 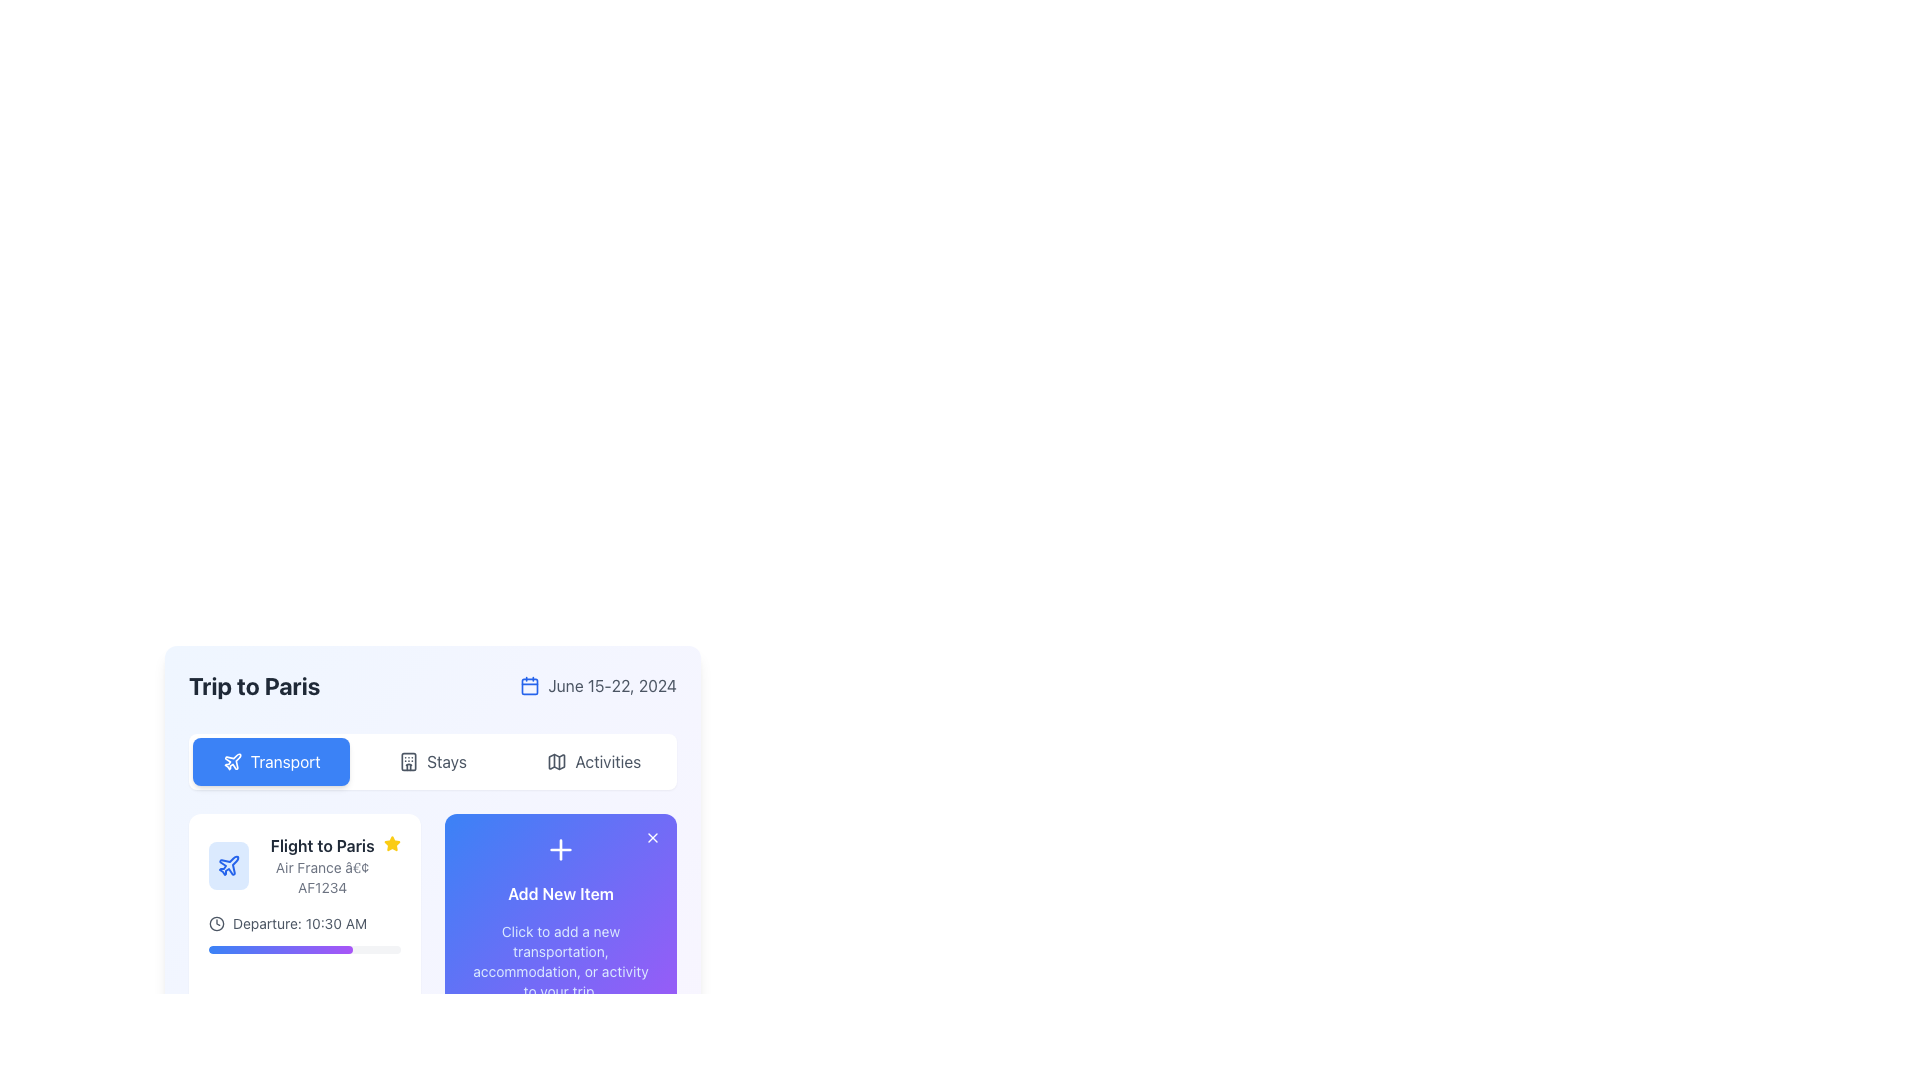 I want to click on the text block containing 'Flight to Paris' and 'Air France • AF1234', so click(x=304, y=865).